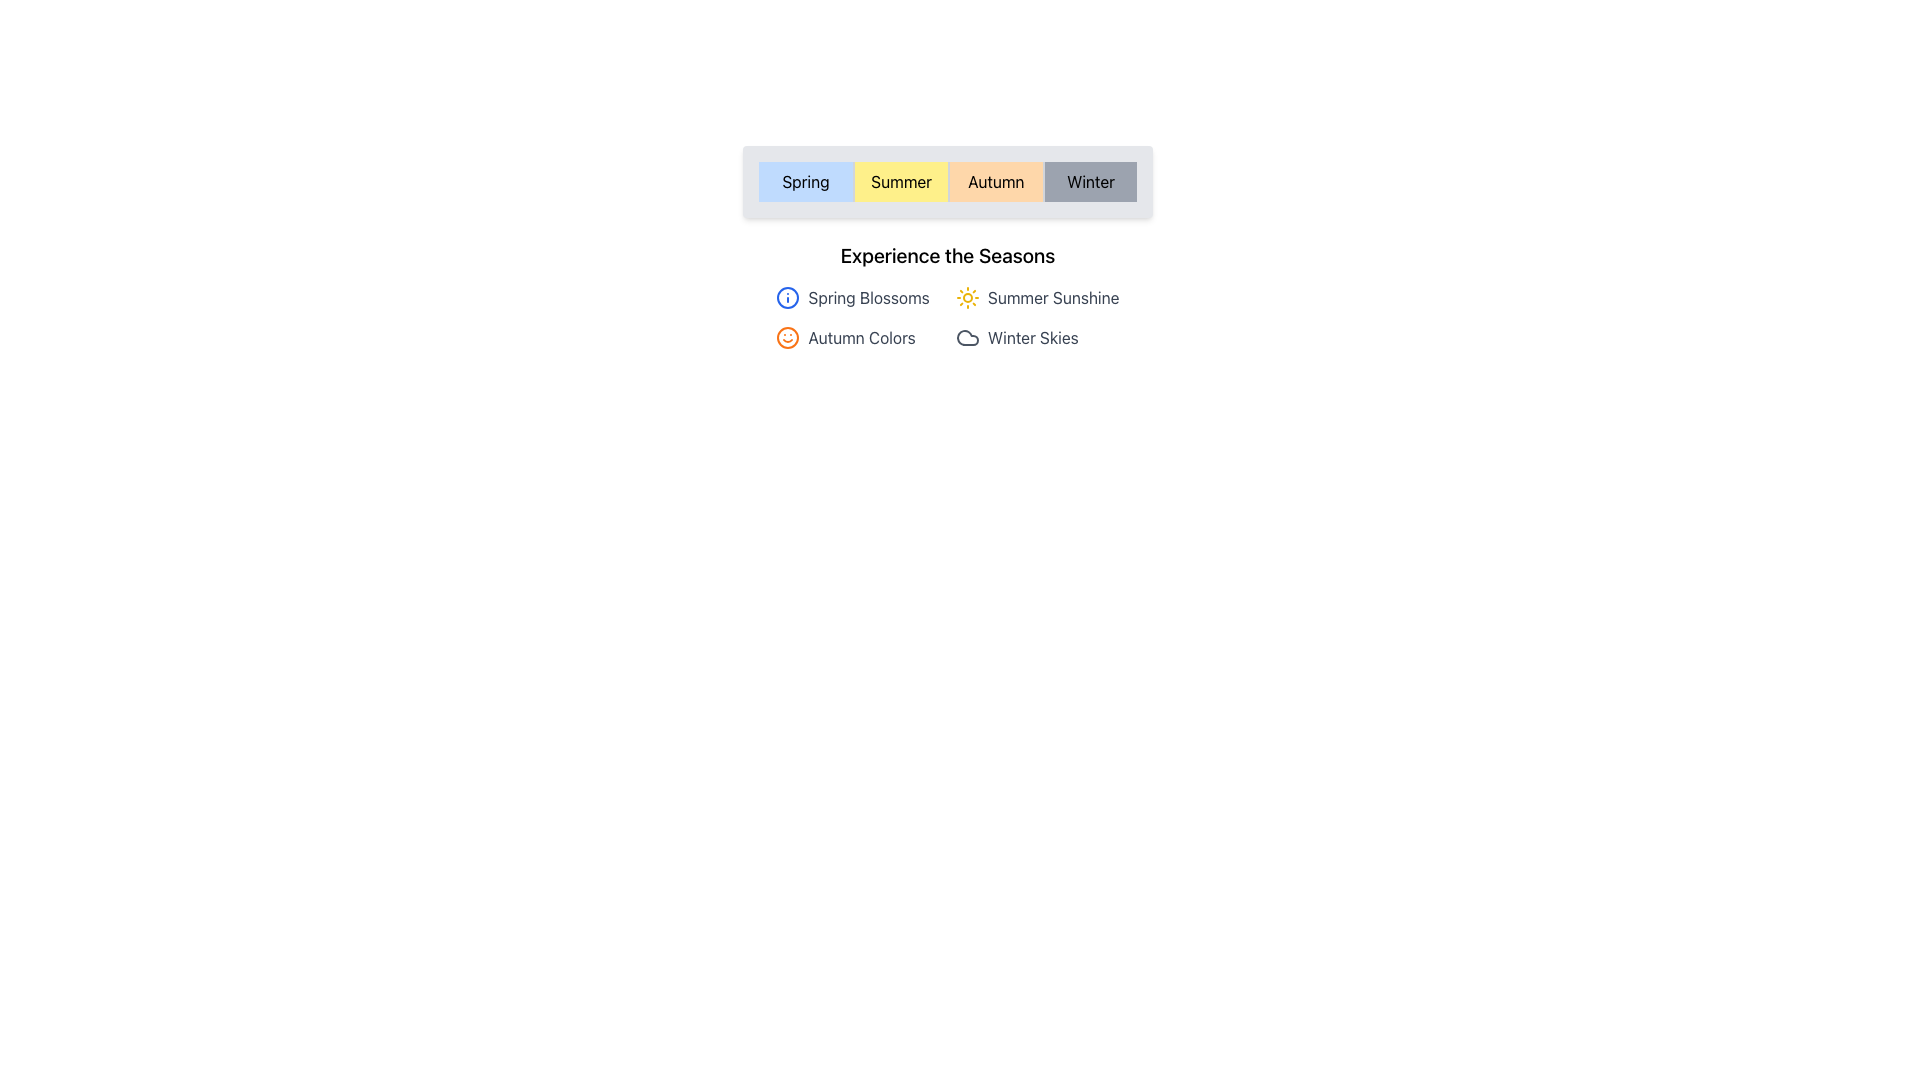 This screenshot has height=1080, width=1920. Describe the element at coordinates (899, 181) in the screenshot. I see `the rectangular button with a yellow background and black text reading 'Summer'` at that location.